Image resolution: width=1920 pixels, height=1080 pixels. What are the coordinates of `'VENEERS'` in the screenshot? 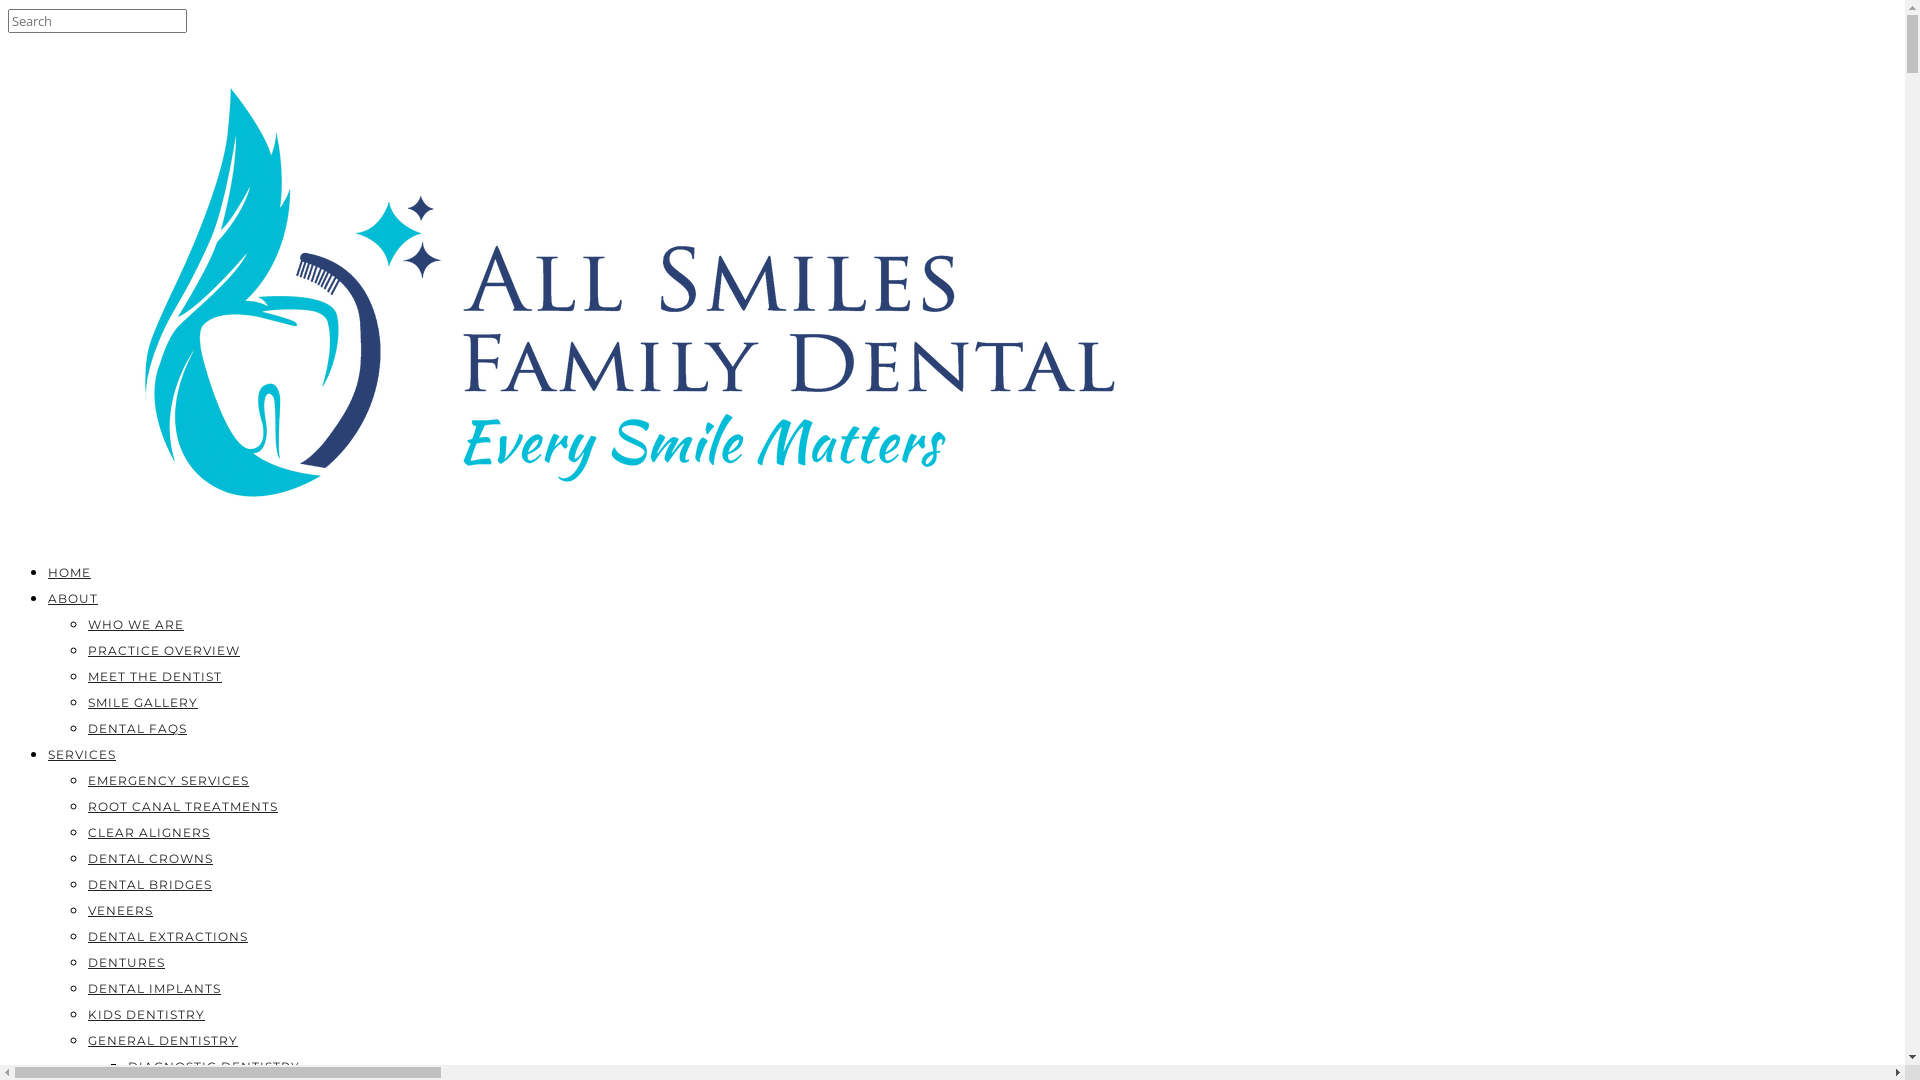 It's located at (86, 910).